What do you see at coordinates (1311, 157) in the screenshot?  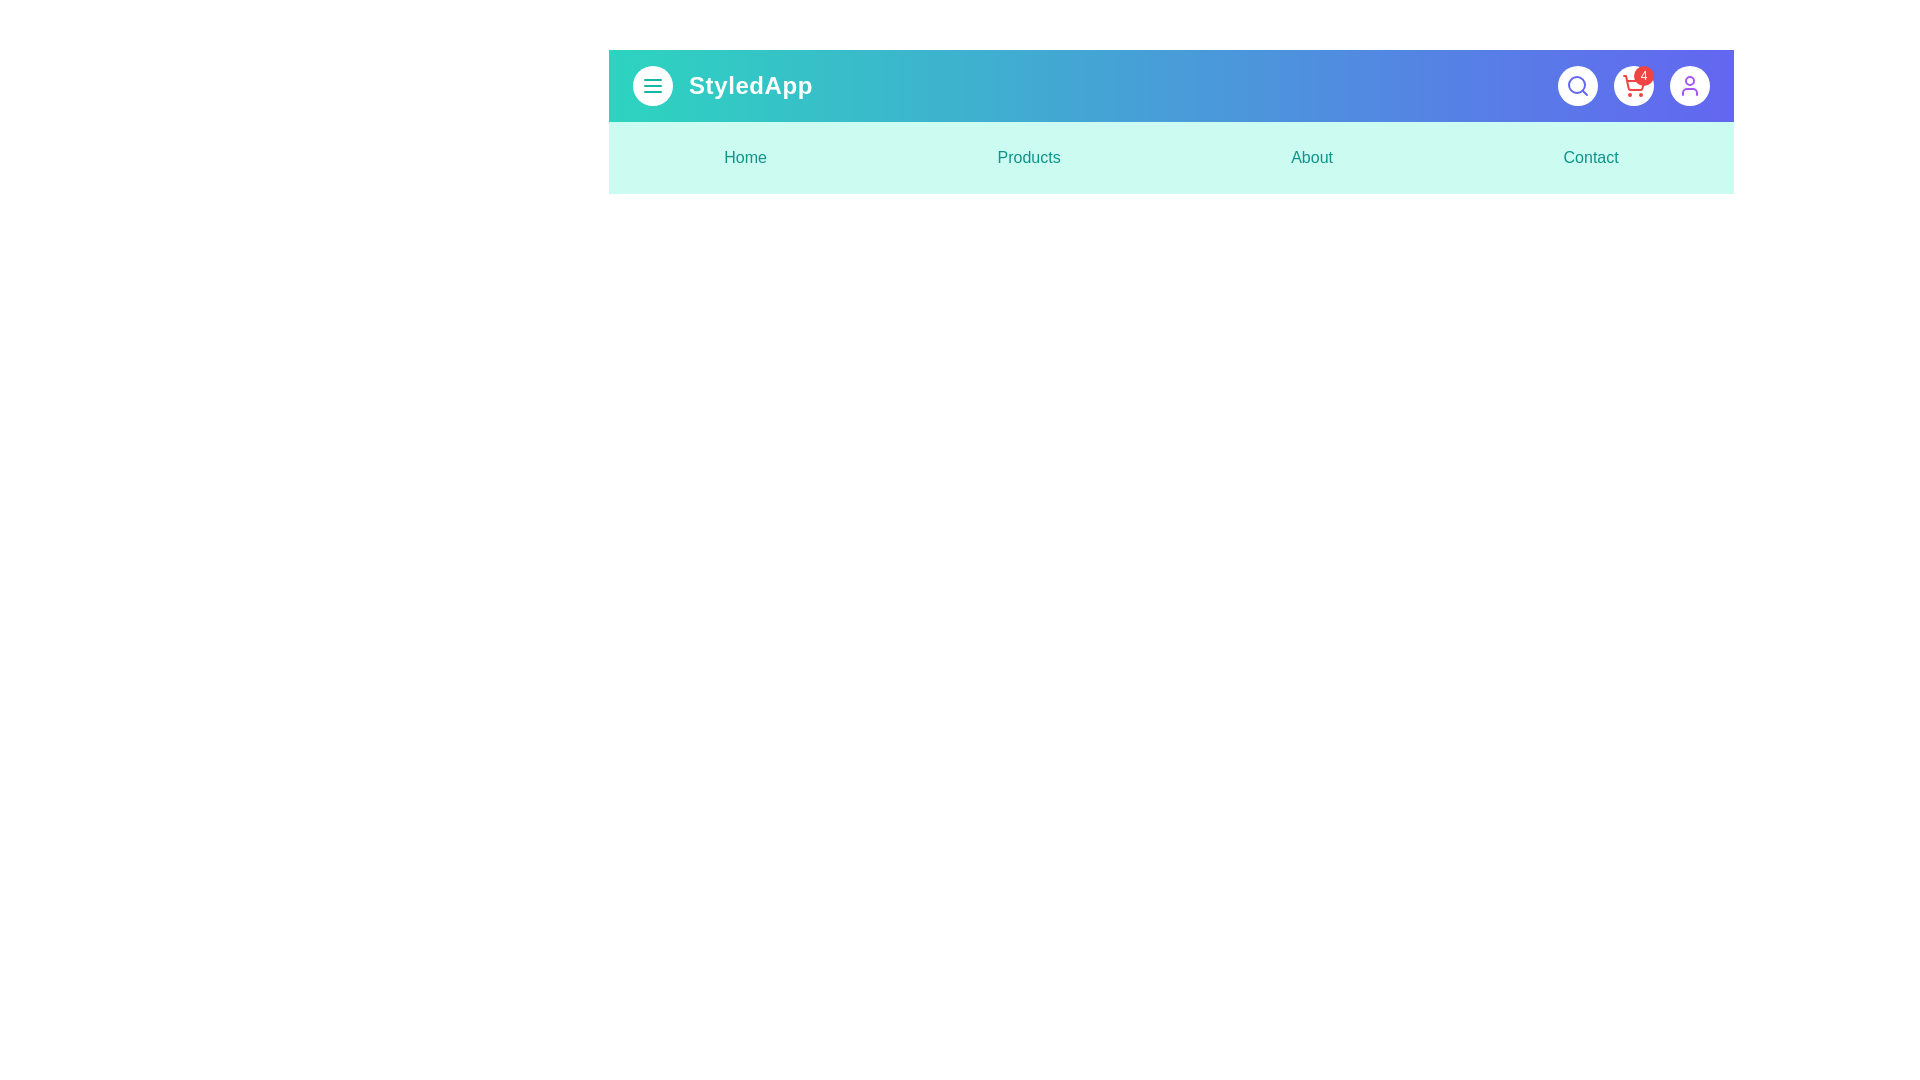 I see `the menu item labeled About to navigate to the corresponding section` at bounding box center [1311, 157].